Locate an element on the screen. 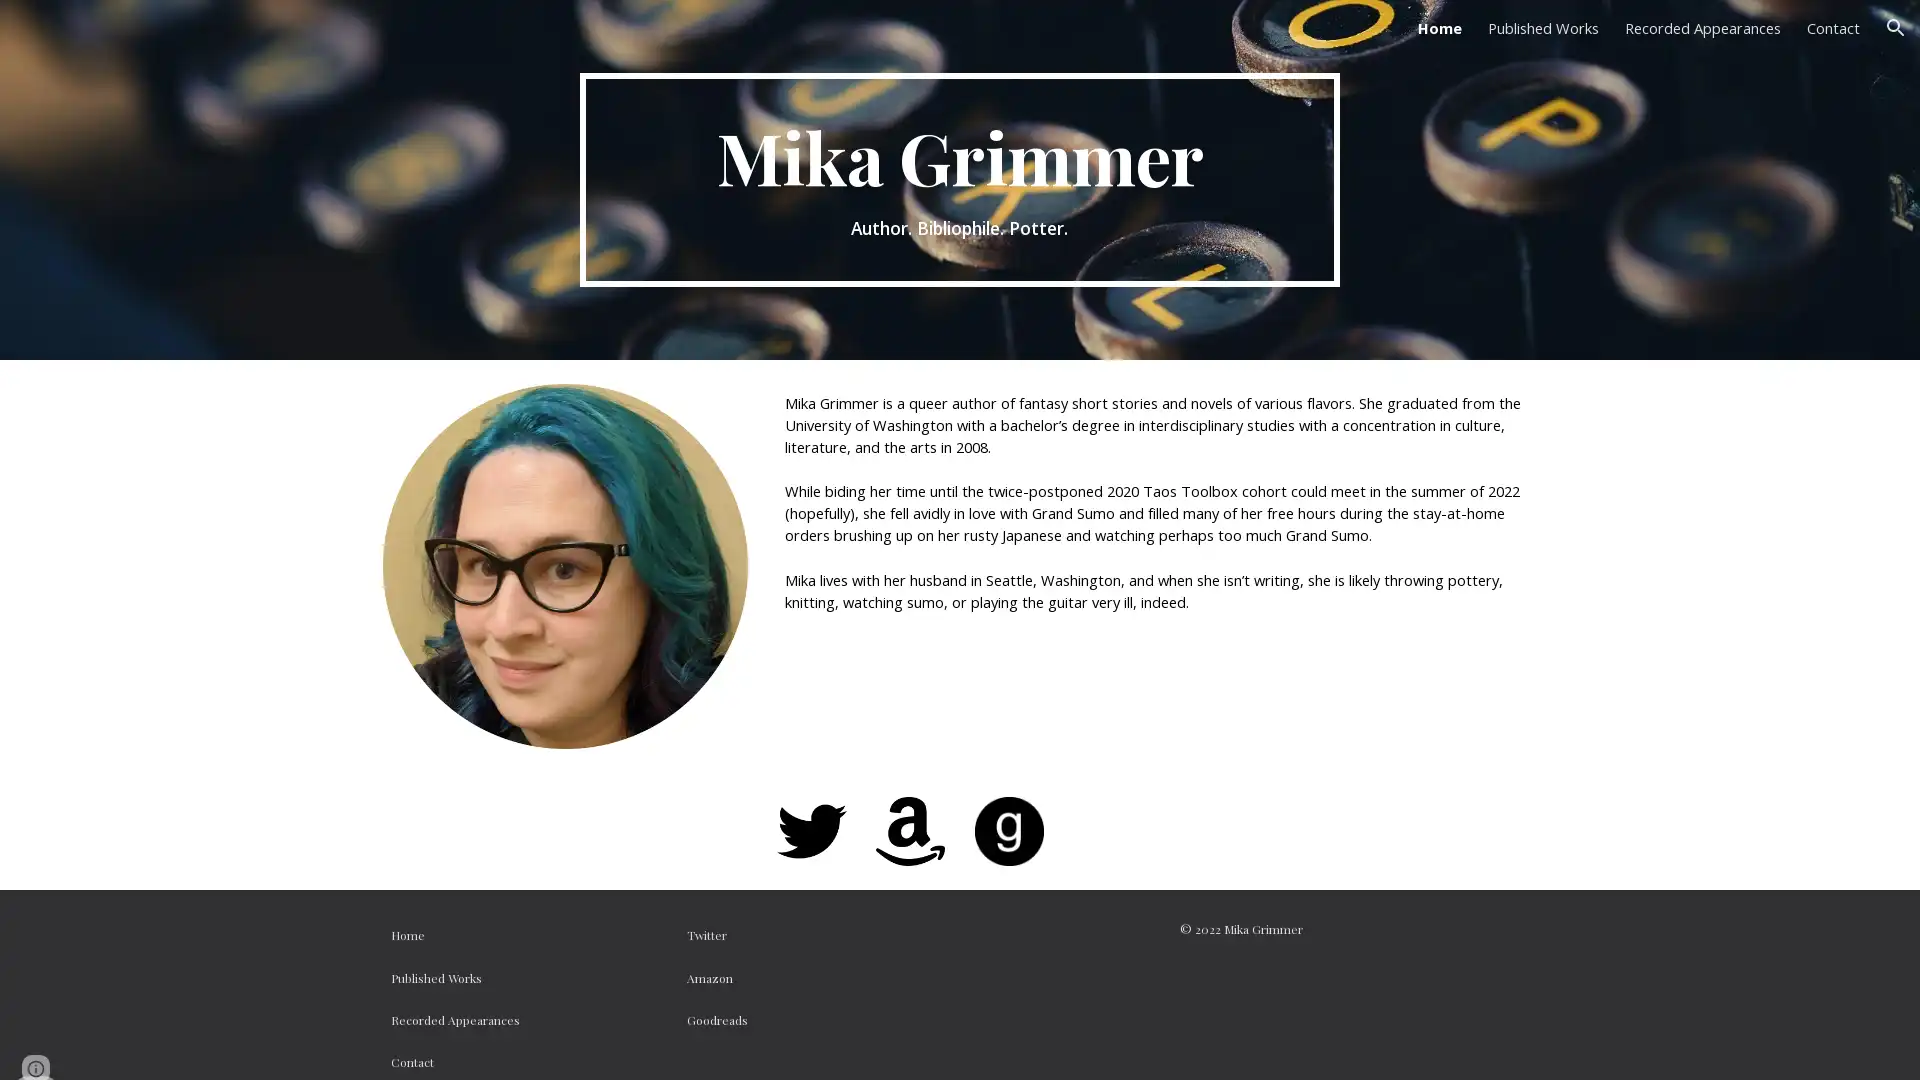 Image resolution: width=1920 pixels, height=1080 pixels. Google Sites is located at coordinates (96, 1044).